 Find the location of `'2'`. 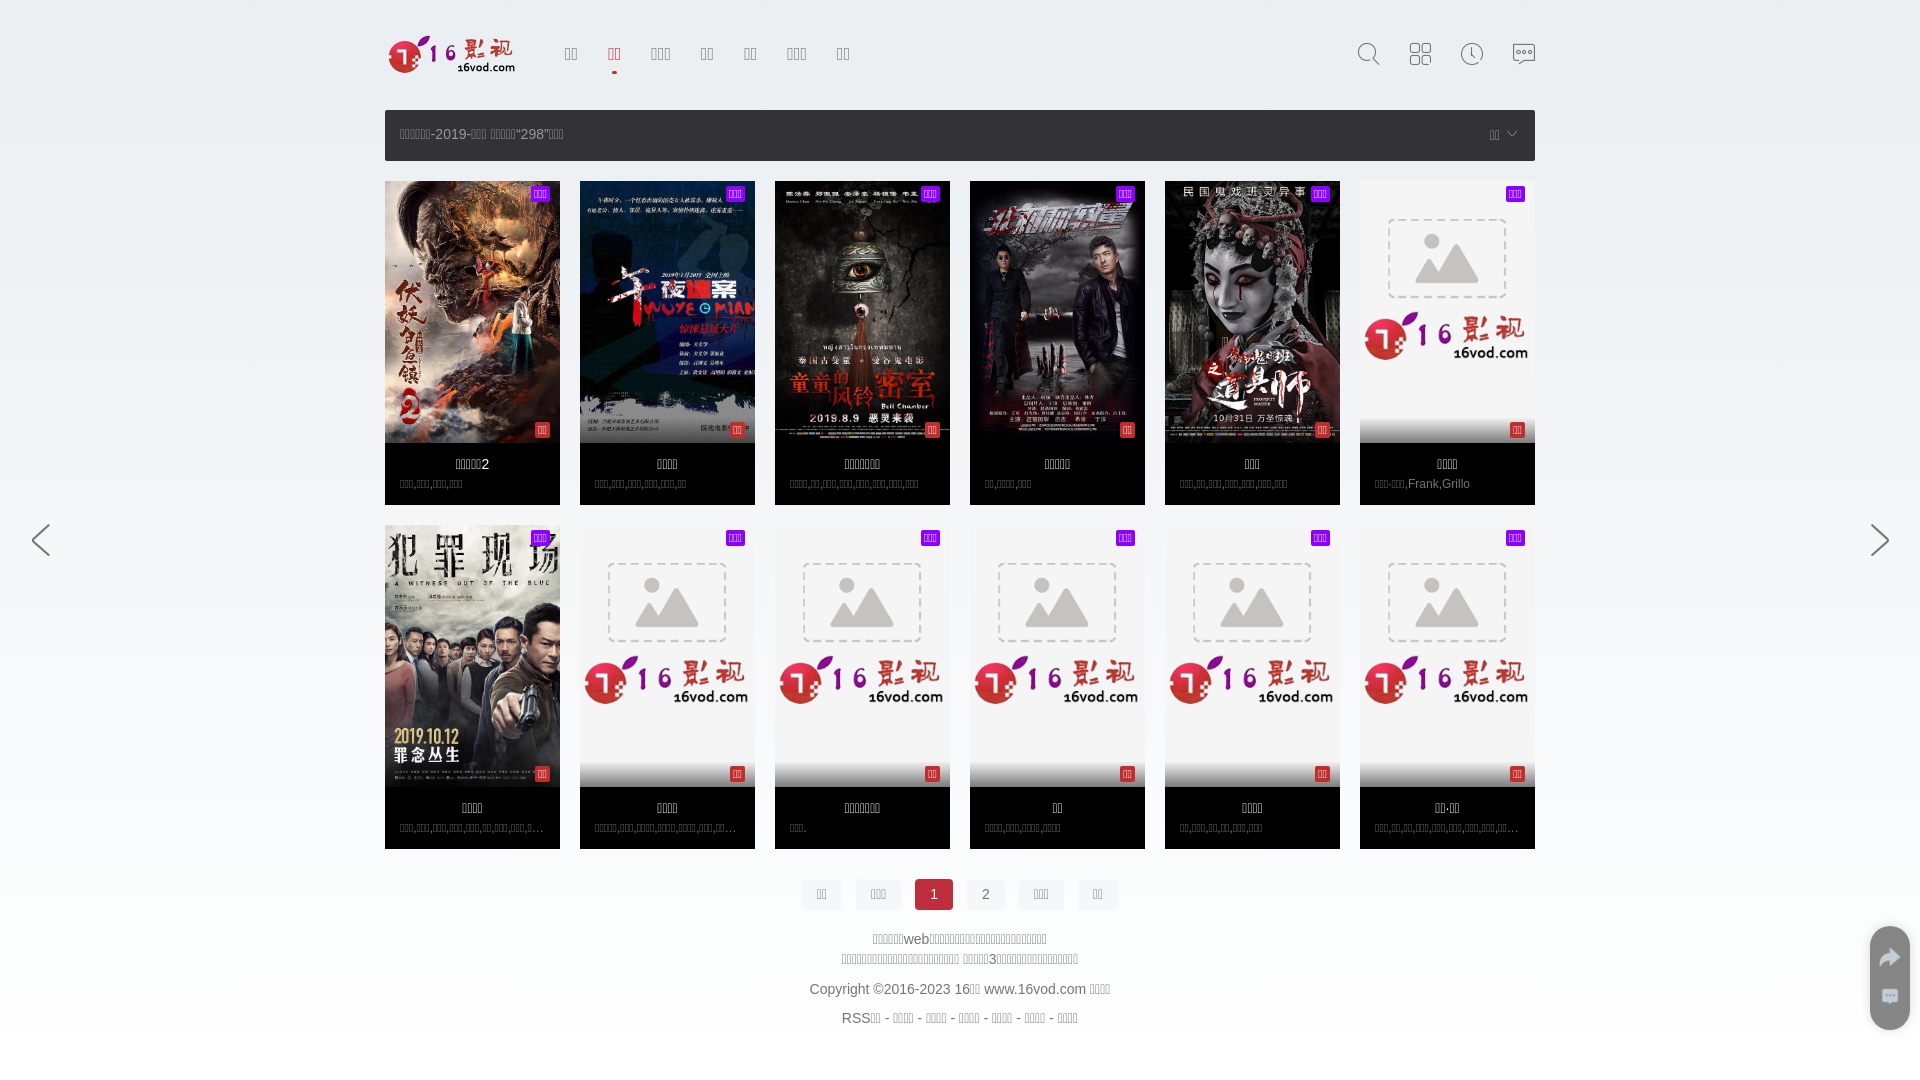

'2' is located at coordinates (985, 893).